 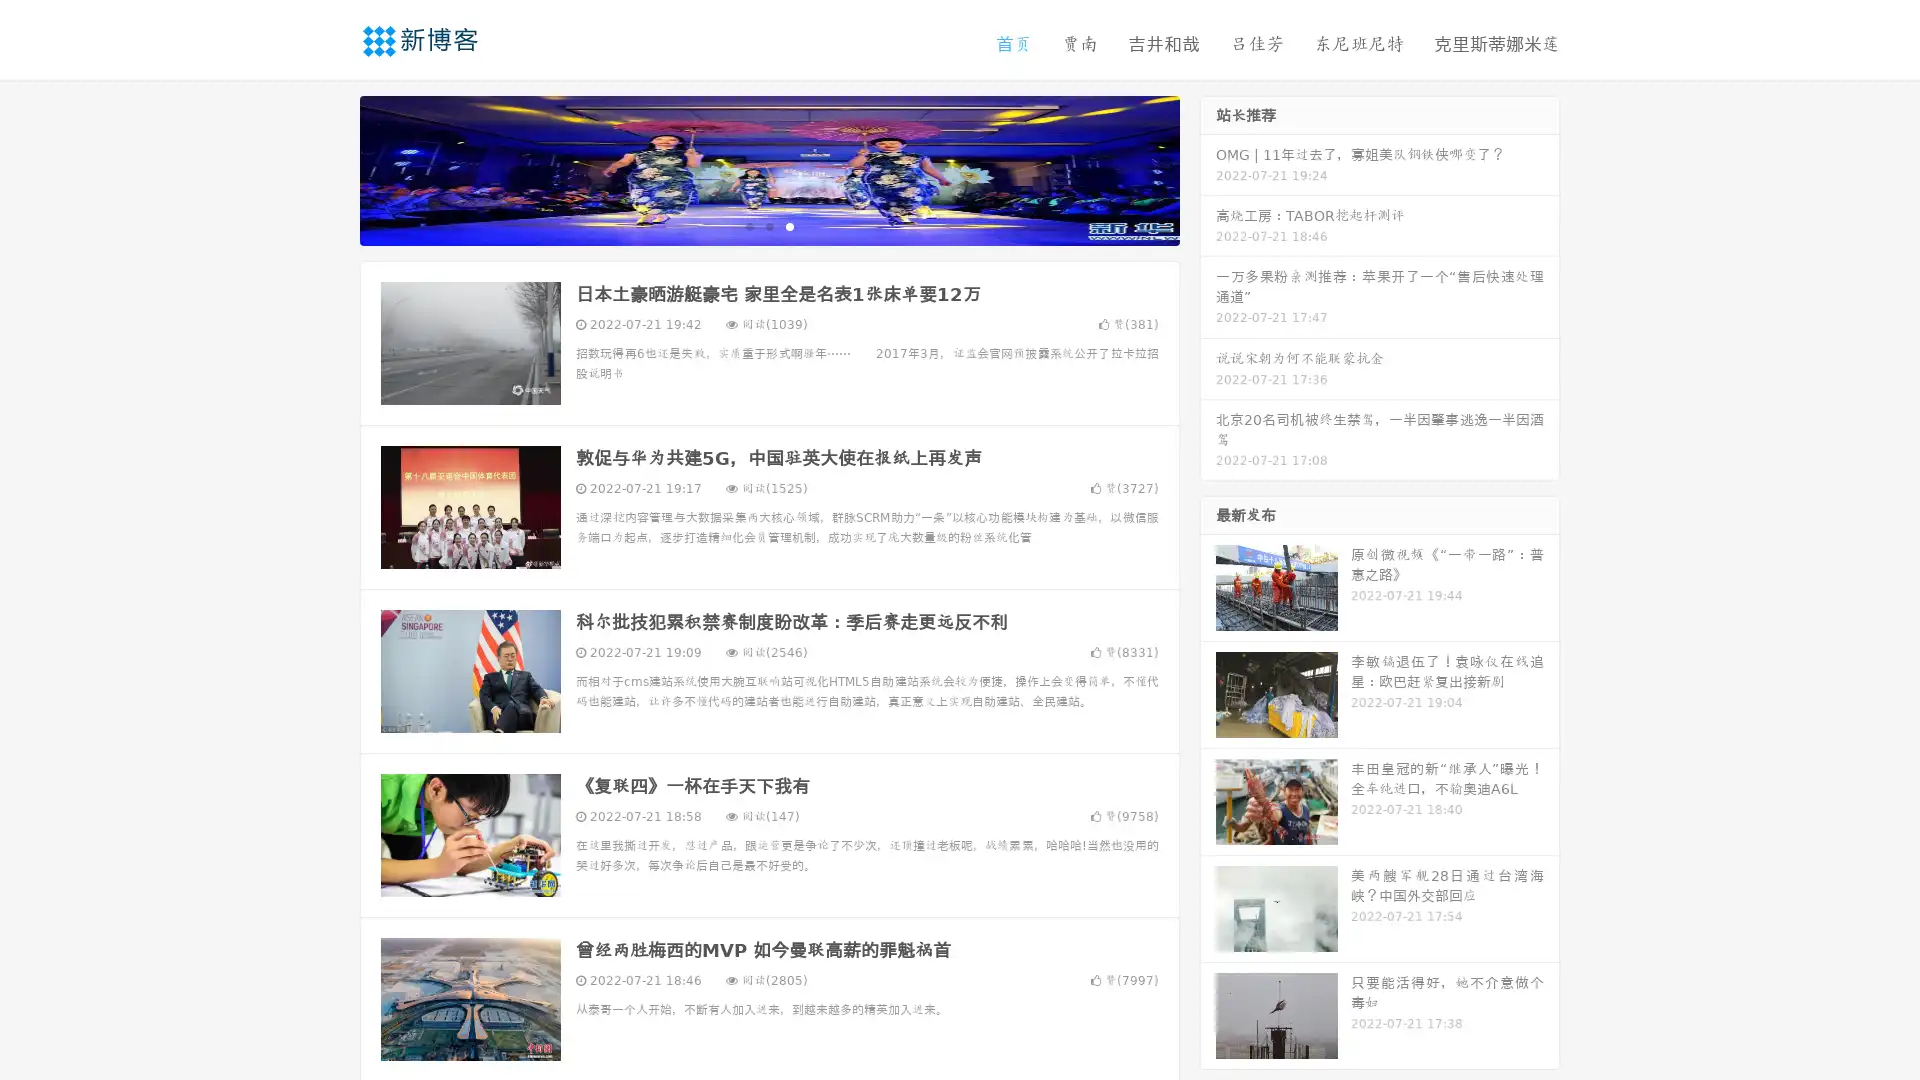 What do you see at coordinates (748, 225) in the screenshot?
I see `Go to slide 1` at bounding box center [748, 225].